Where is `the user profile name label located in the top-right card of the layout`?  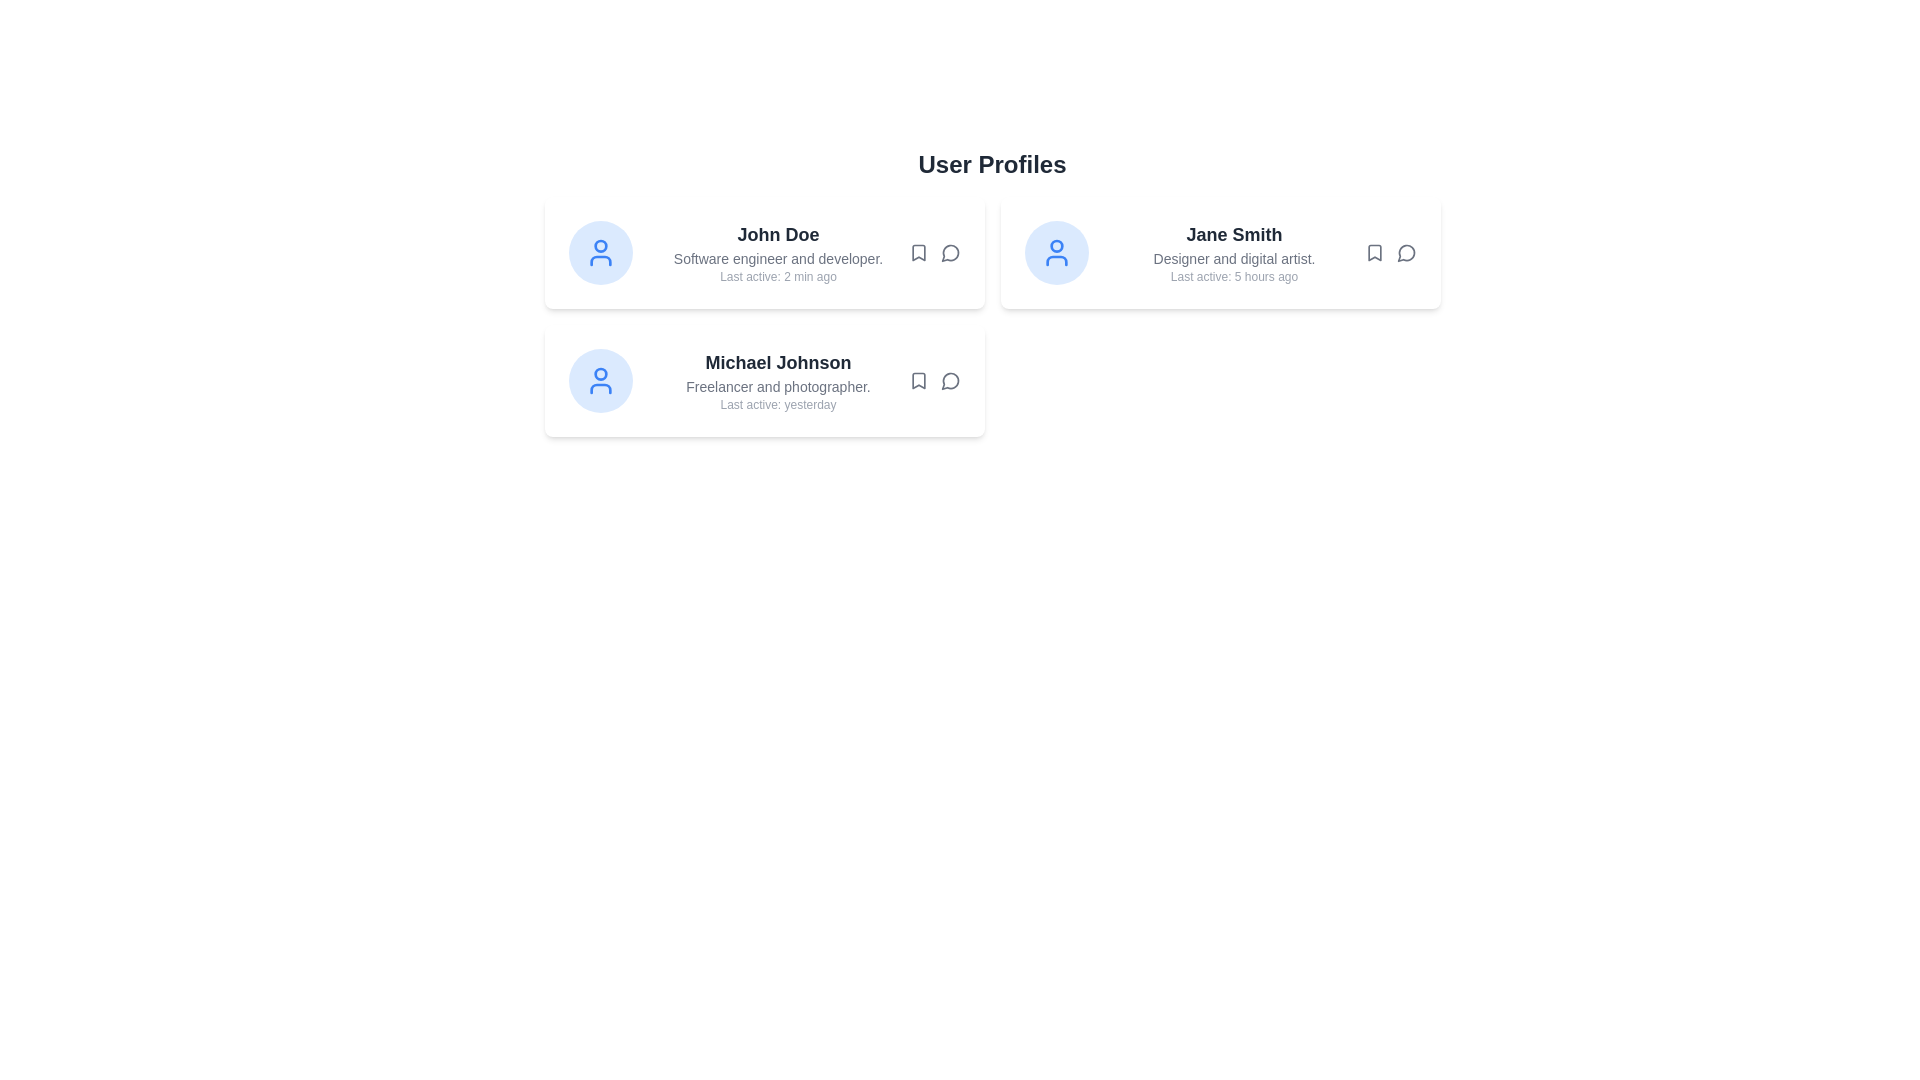
the user profile name label located in the top-right card of the layout is located at coordinates (1233, 234).